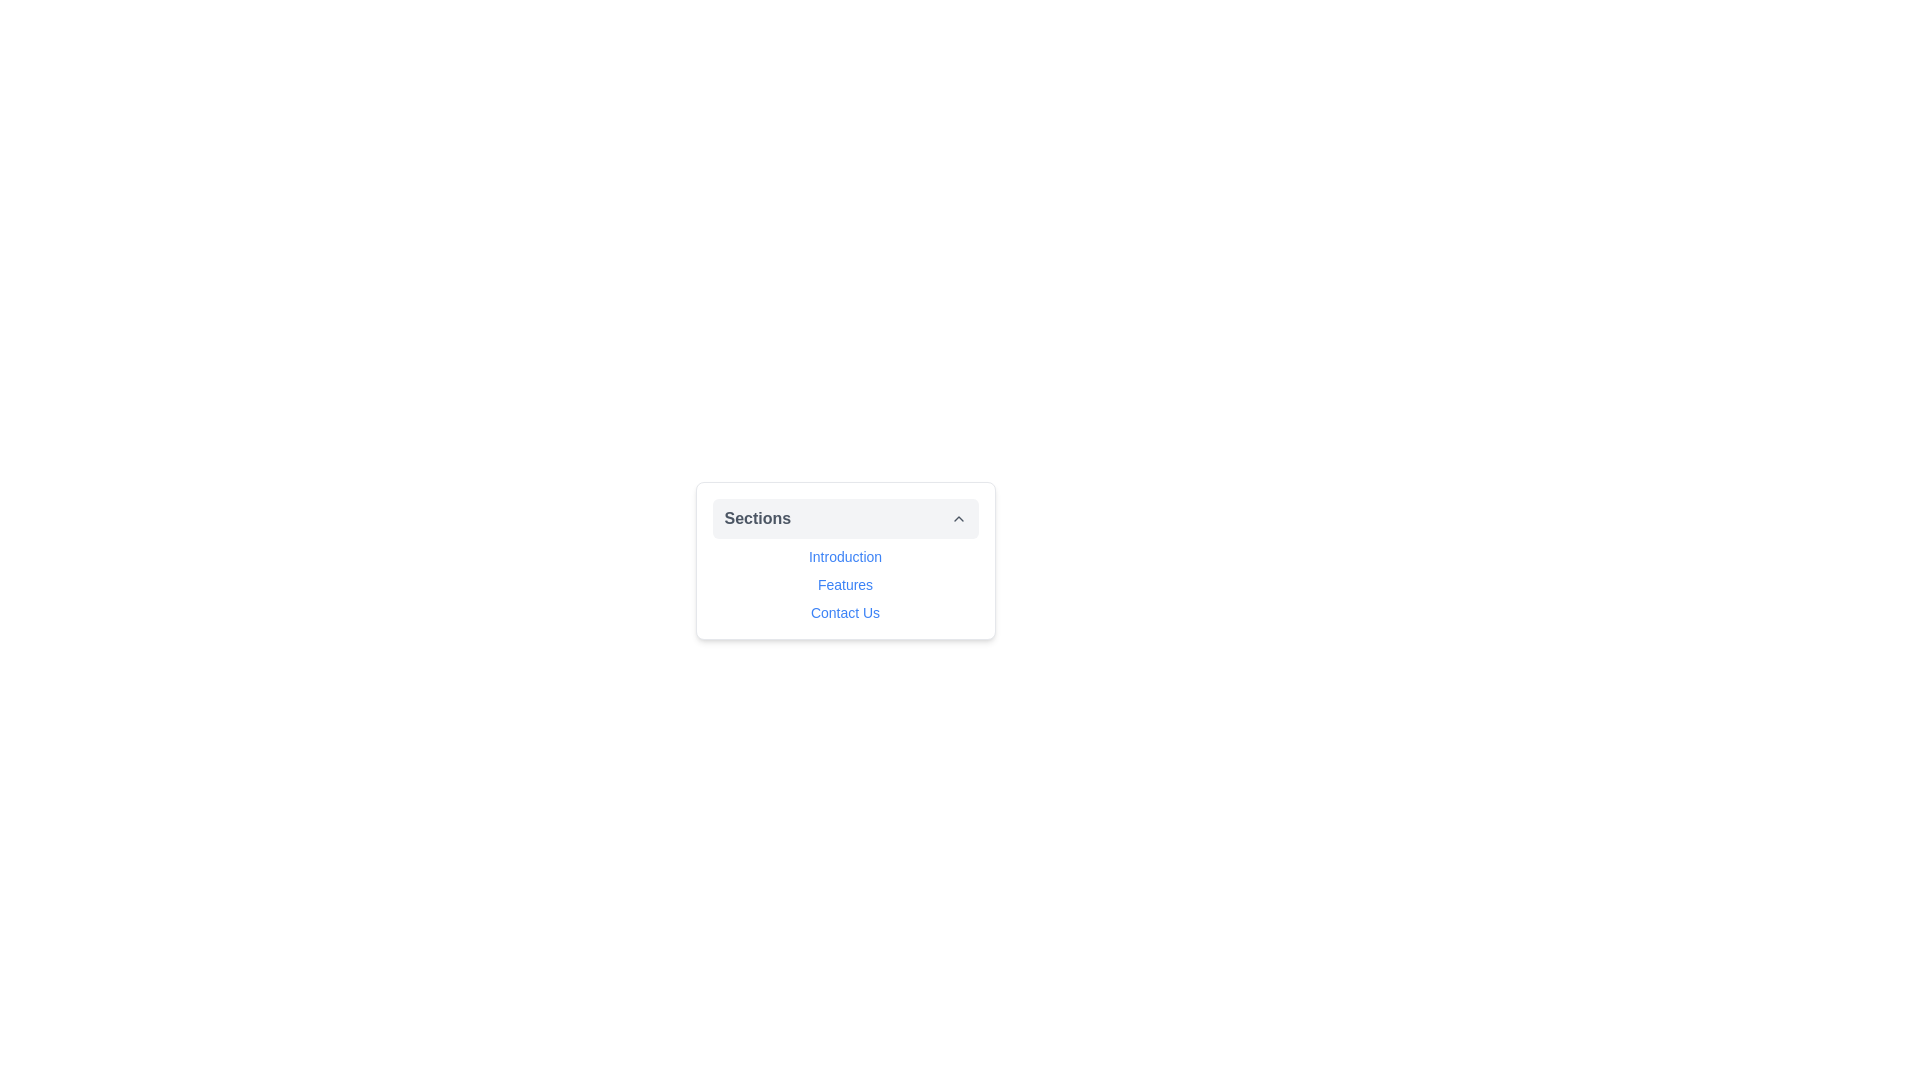 Image resolution: width=1920 pixels, height=1080 pixels. What do you see at coordinates (957, 518) in the screenshot?
I see `the chevron icon located at the far-right side of the 'Sections' label` at bounding box center [957, 518].